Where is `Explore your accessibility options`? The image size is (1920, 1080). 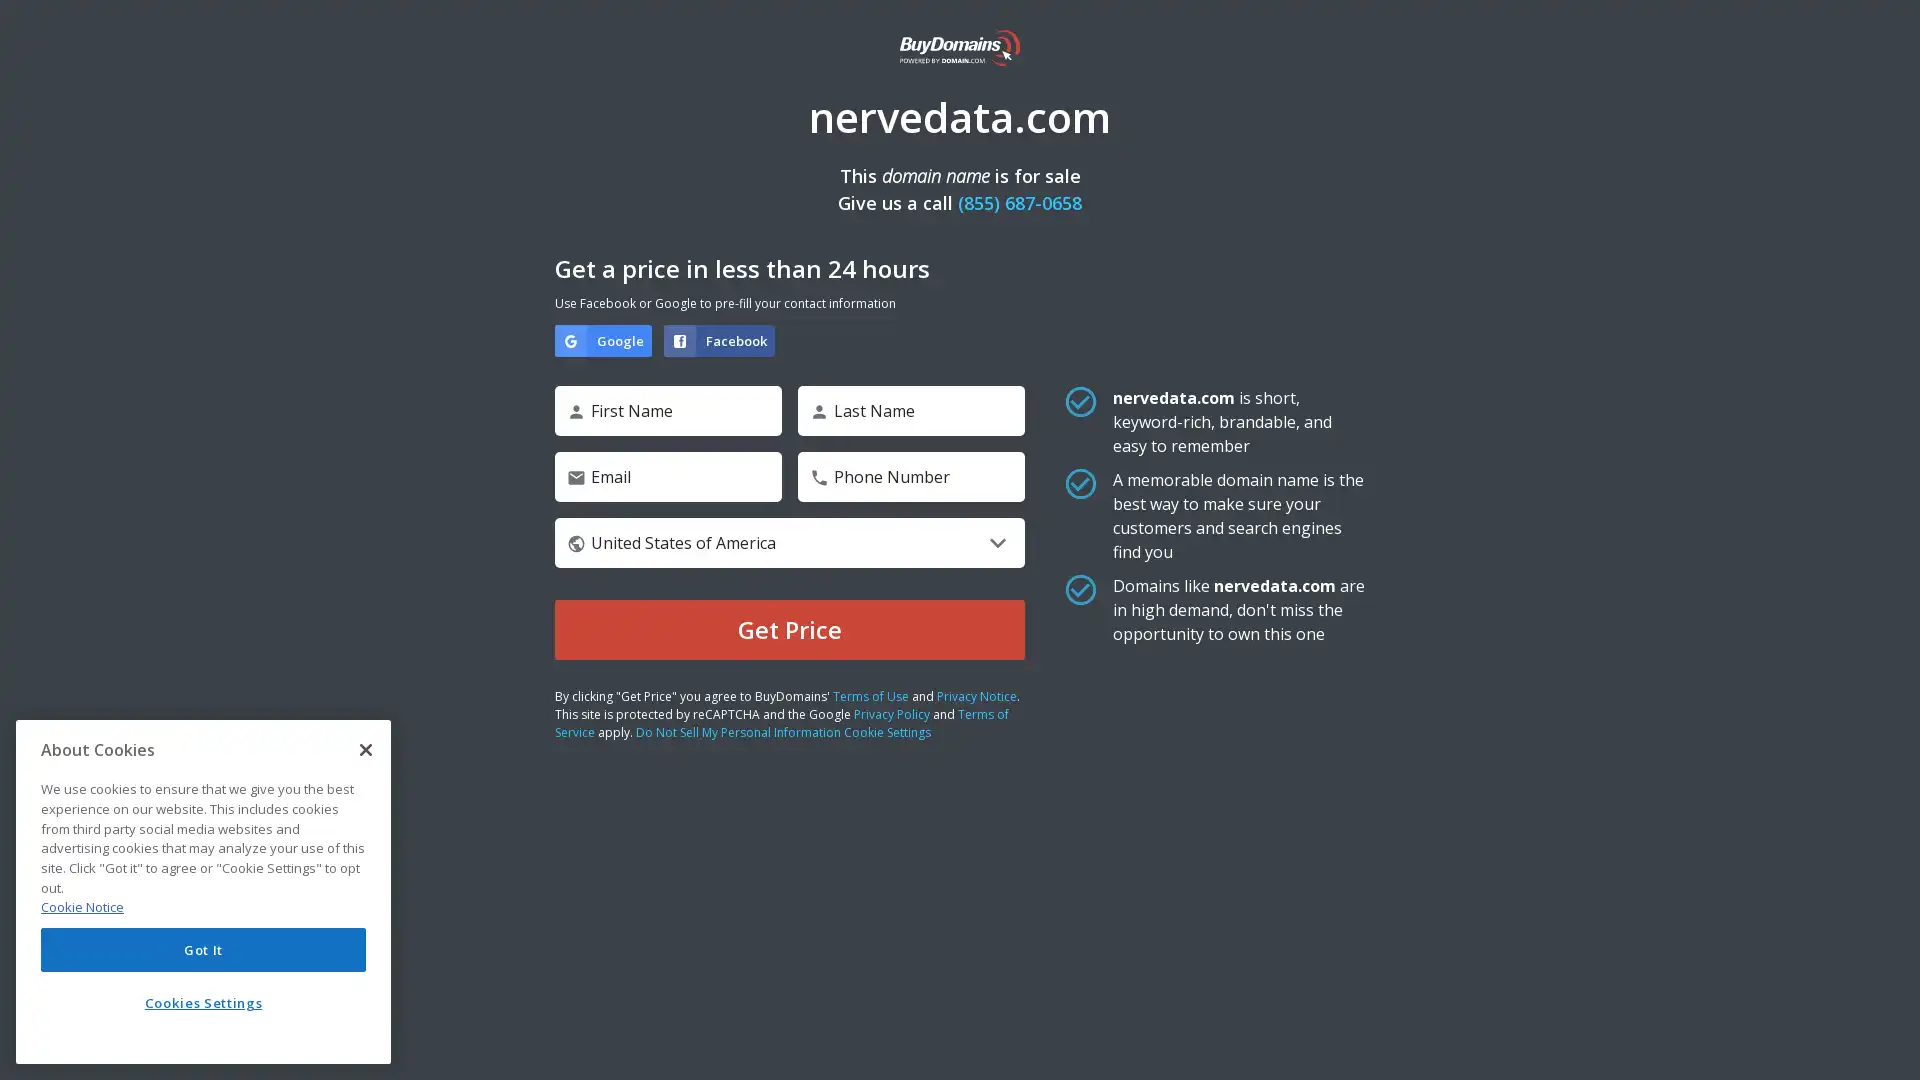 Explore your accessibility options is located at coordinates (1886, 1044).